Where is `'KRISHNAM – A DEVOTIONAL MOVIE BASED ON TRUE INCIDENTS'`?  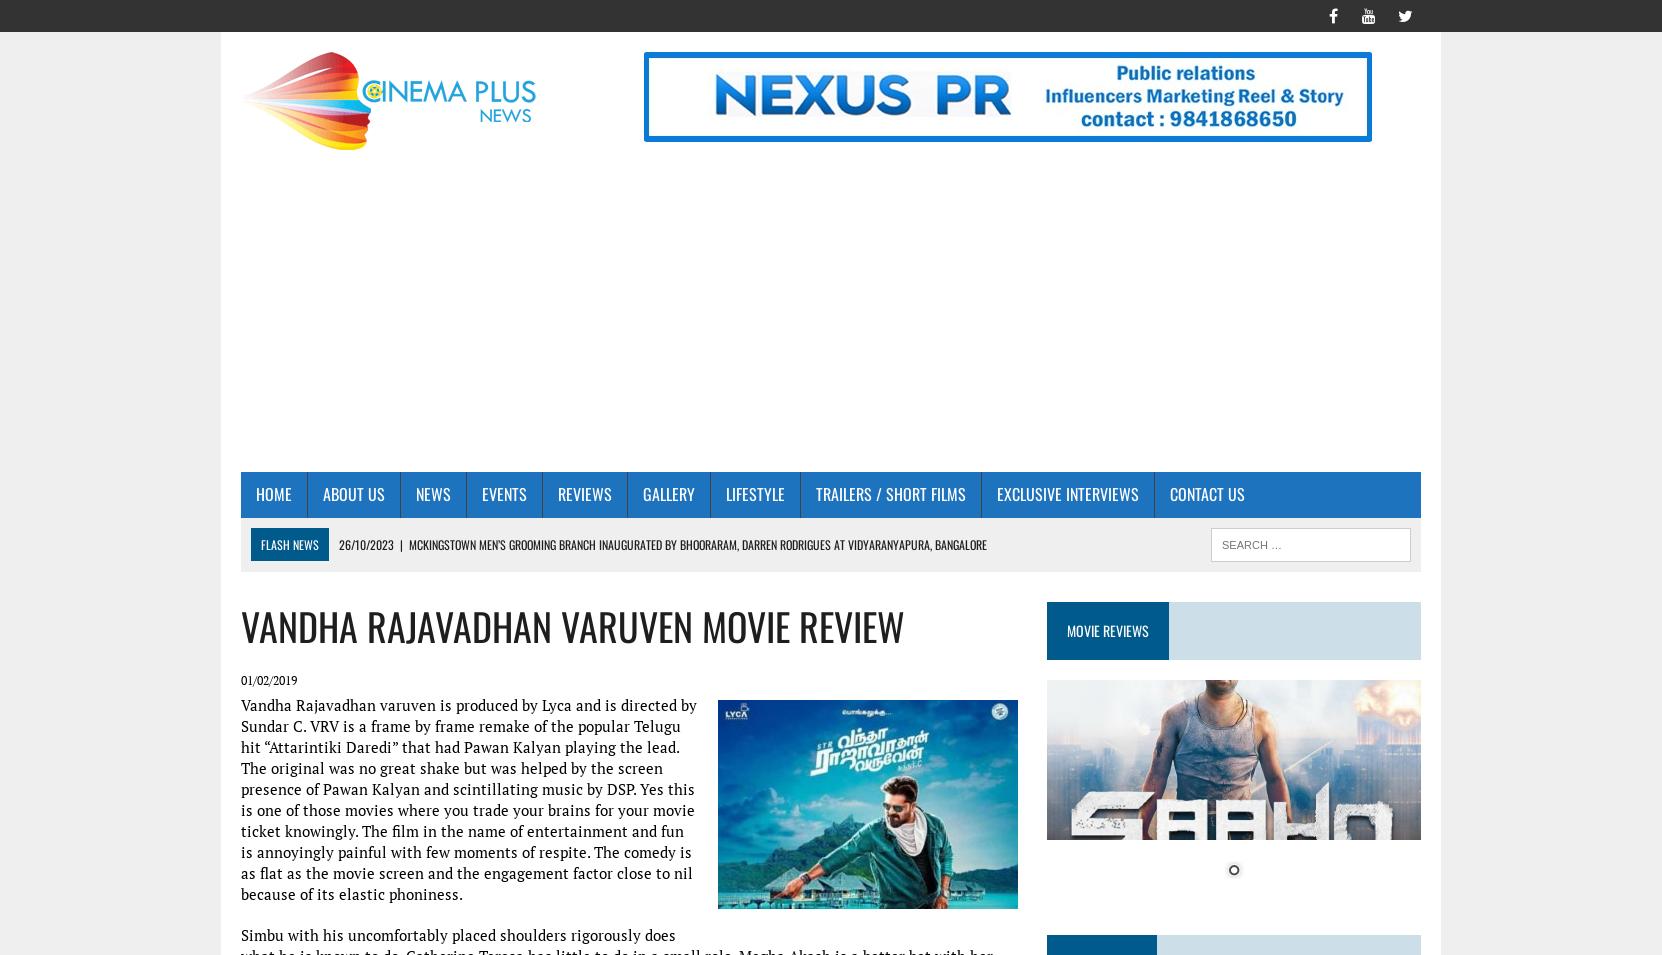 'KRISHNAM – A DEVOTIONAL MOVIE BASED ON TRUE INCIDENTS' is located at coordinates (468, 707).